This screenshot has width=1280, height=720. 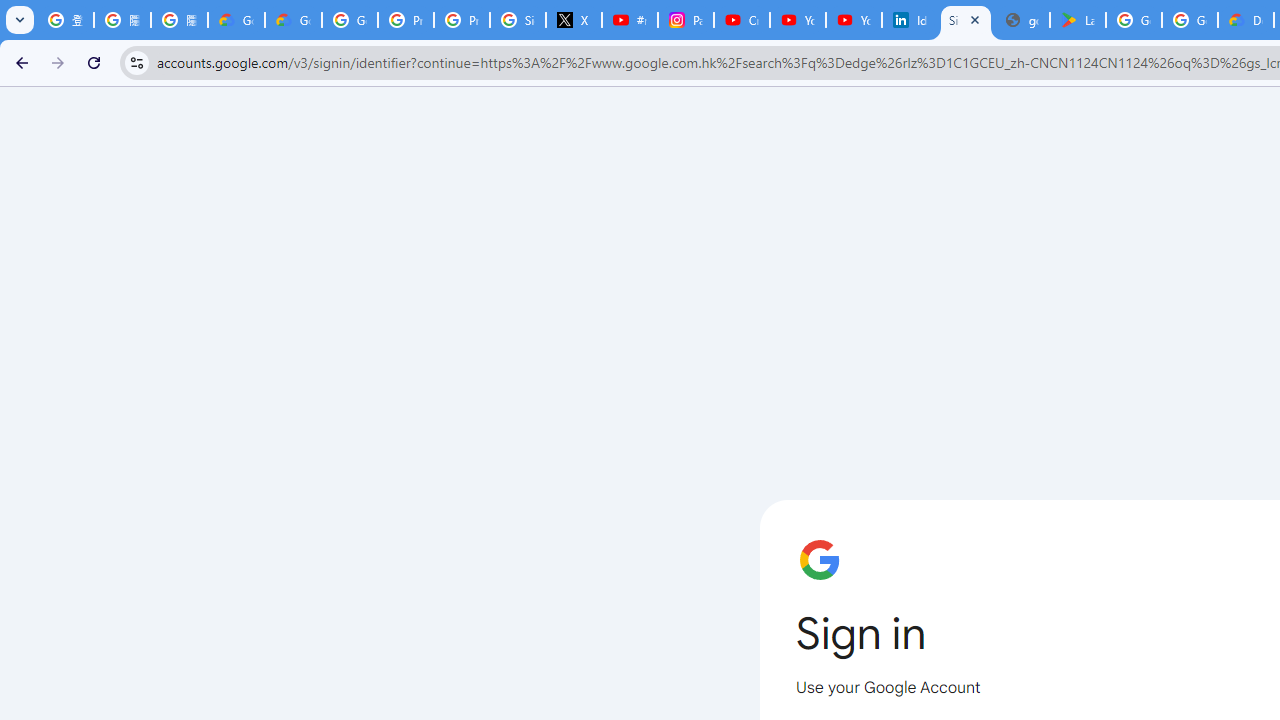 What do you see at coordinates (404, 20) in the screenshot?
I see `'Privacy Help Center - Policies Help'` at bounding box center [404, 20].